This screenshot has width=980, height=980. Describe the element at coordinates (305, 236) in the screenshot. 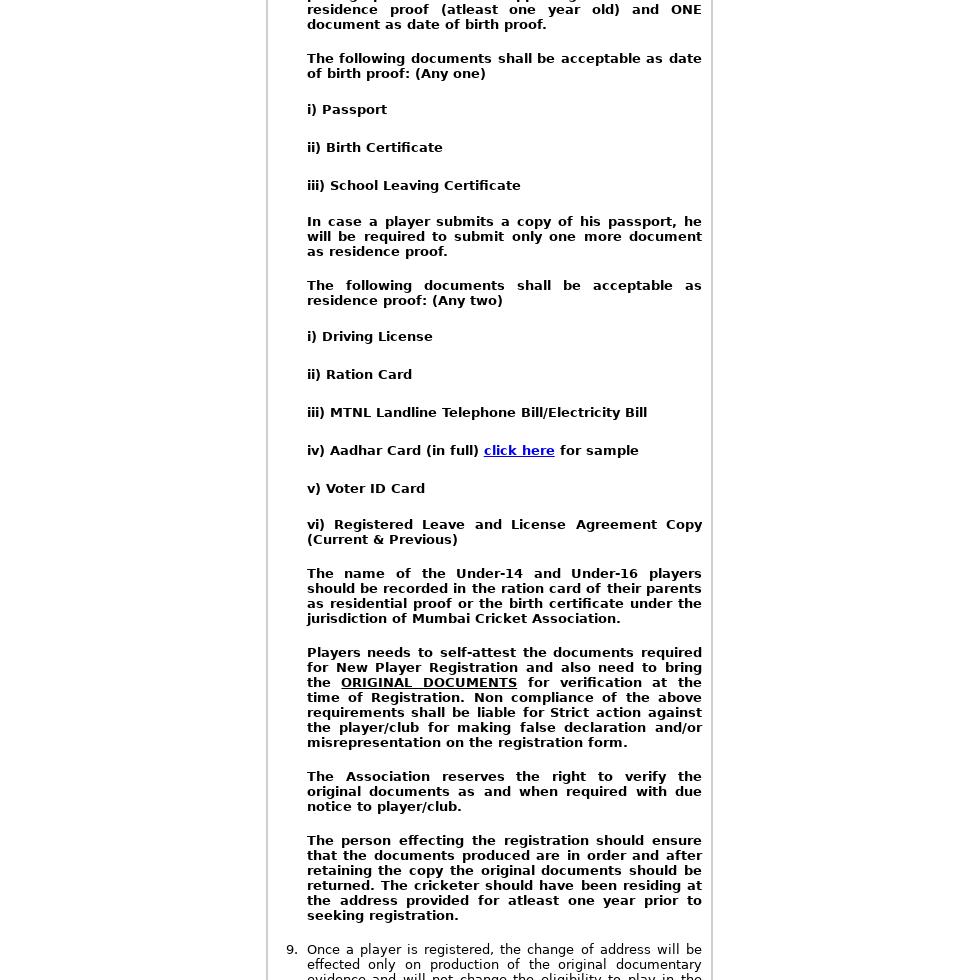

I see `'In case a player submits a copy of his passport, he will be required to submit only one more document as residence proof.'` at that location.